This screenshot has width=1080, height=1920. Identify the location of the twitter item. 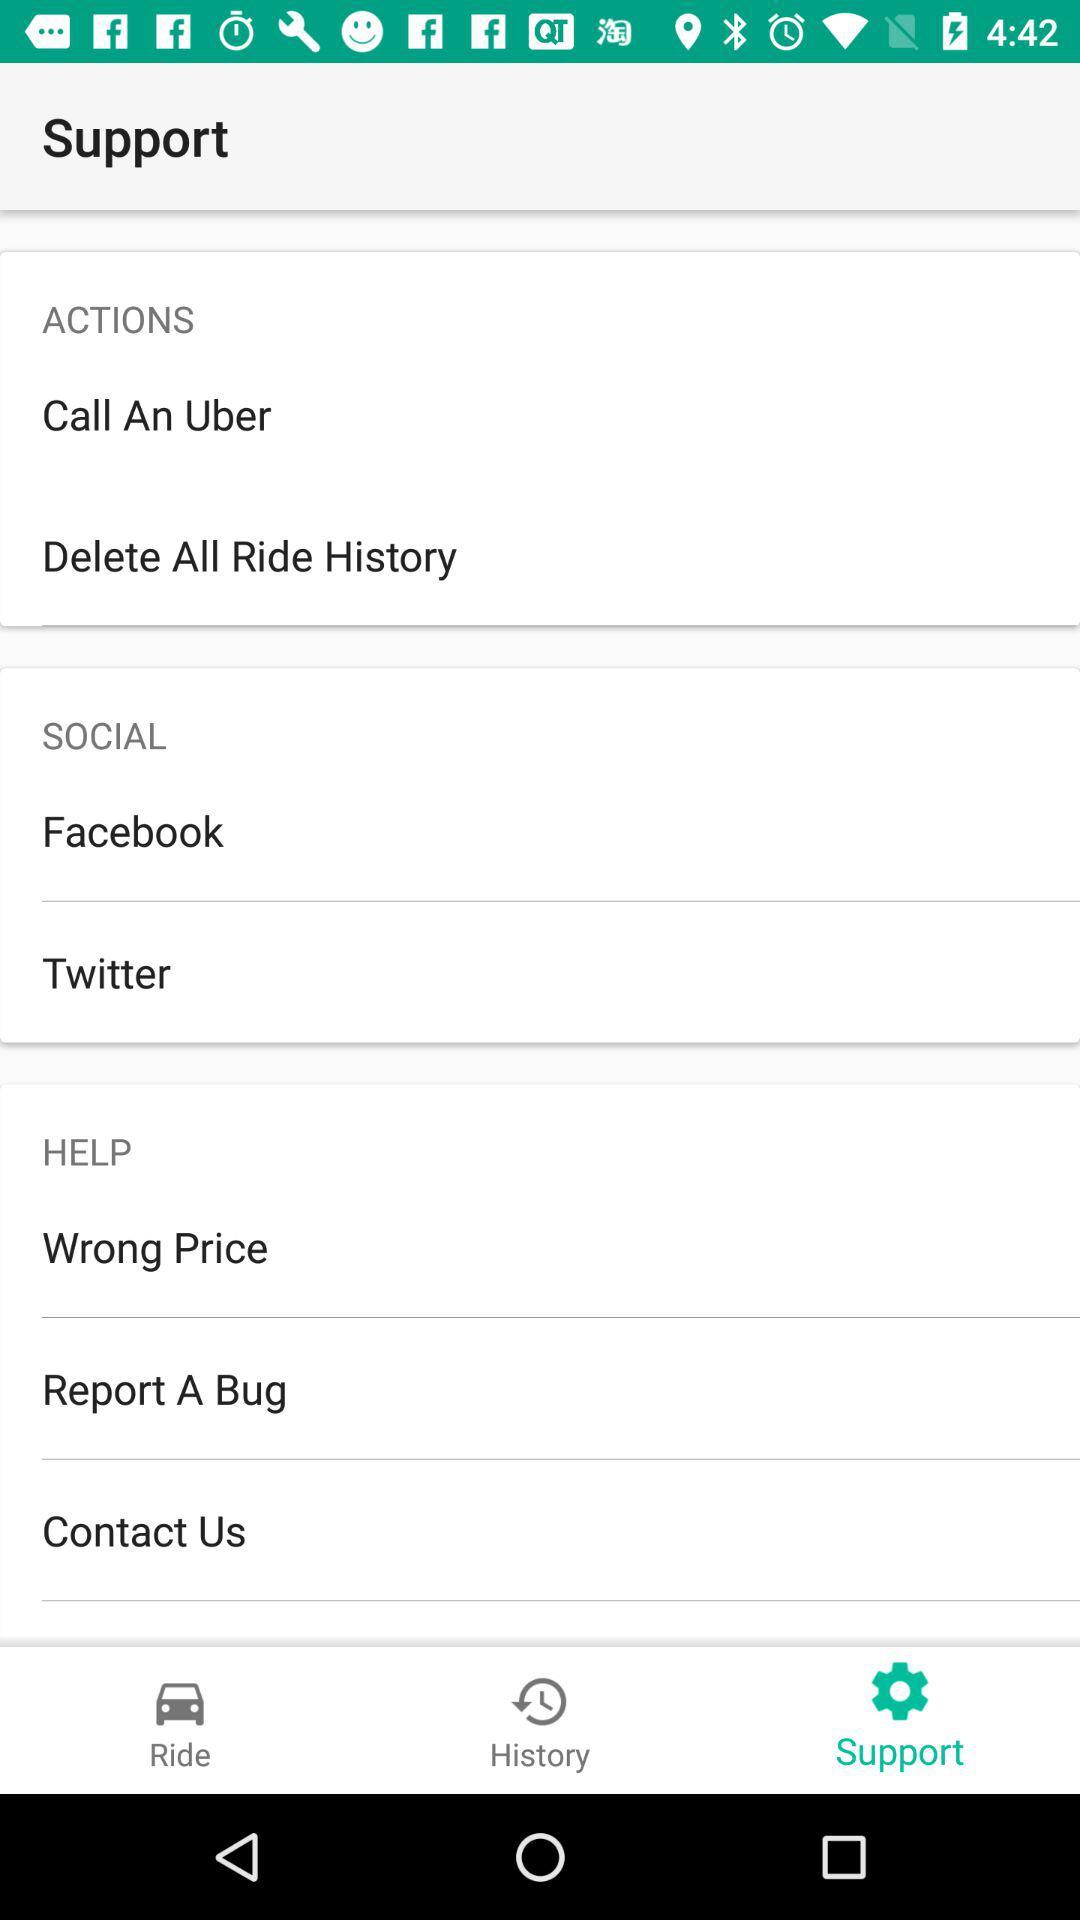
(540, 971).